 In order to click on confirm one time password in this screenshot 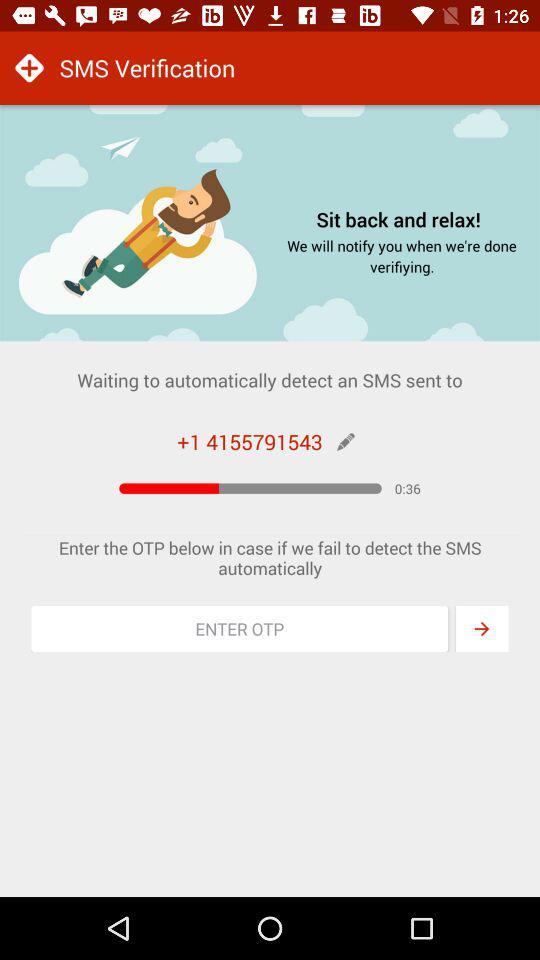, I will do `click(481, 628)`.